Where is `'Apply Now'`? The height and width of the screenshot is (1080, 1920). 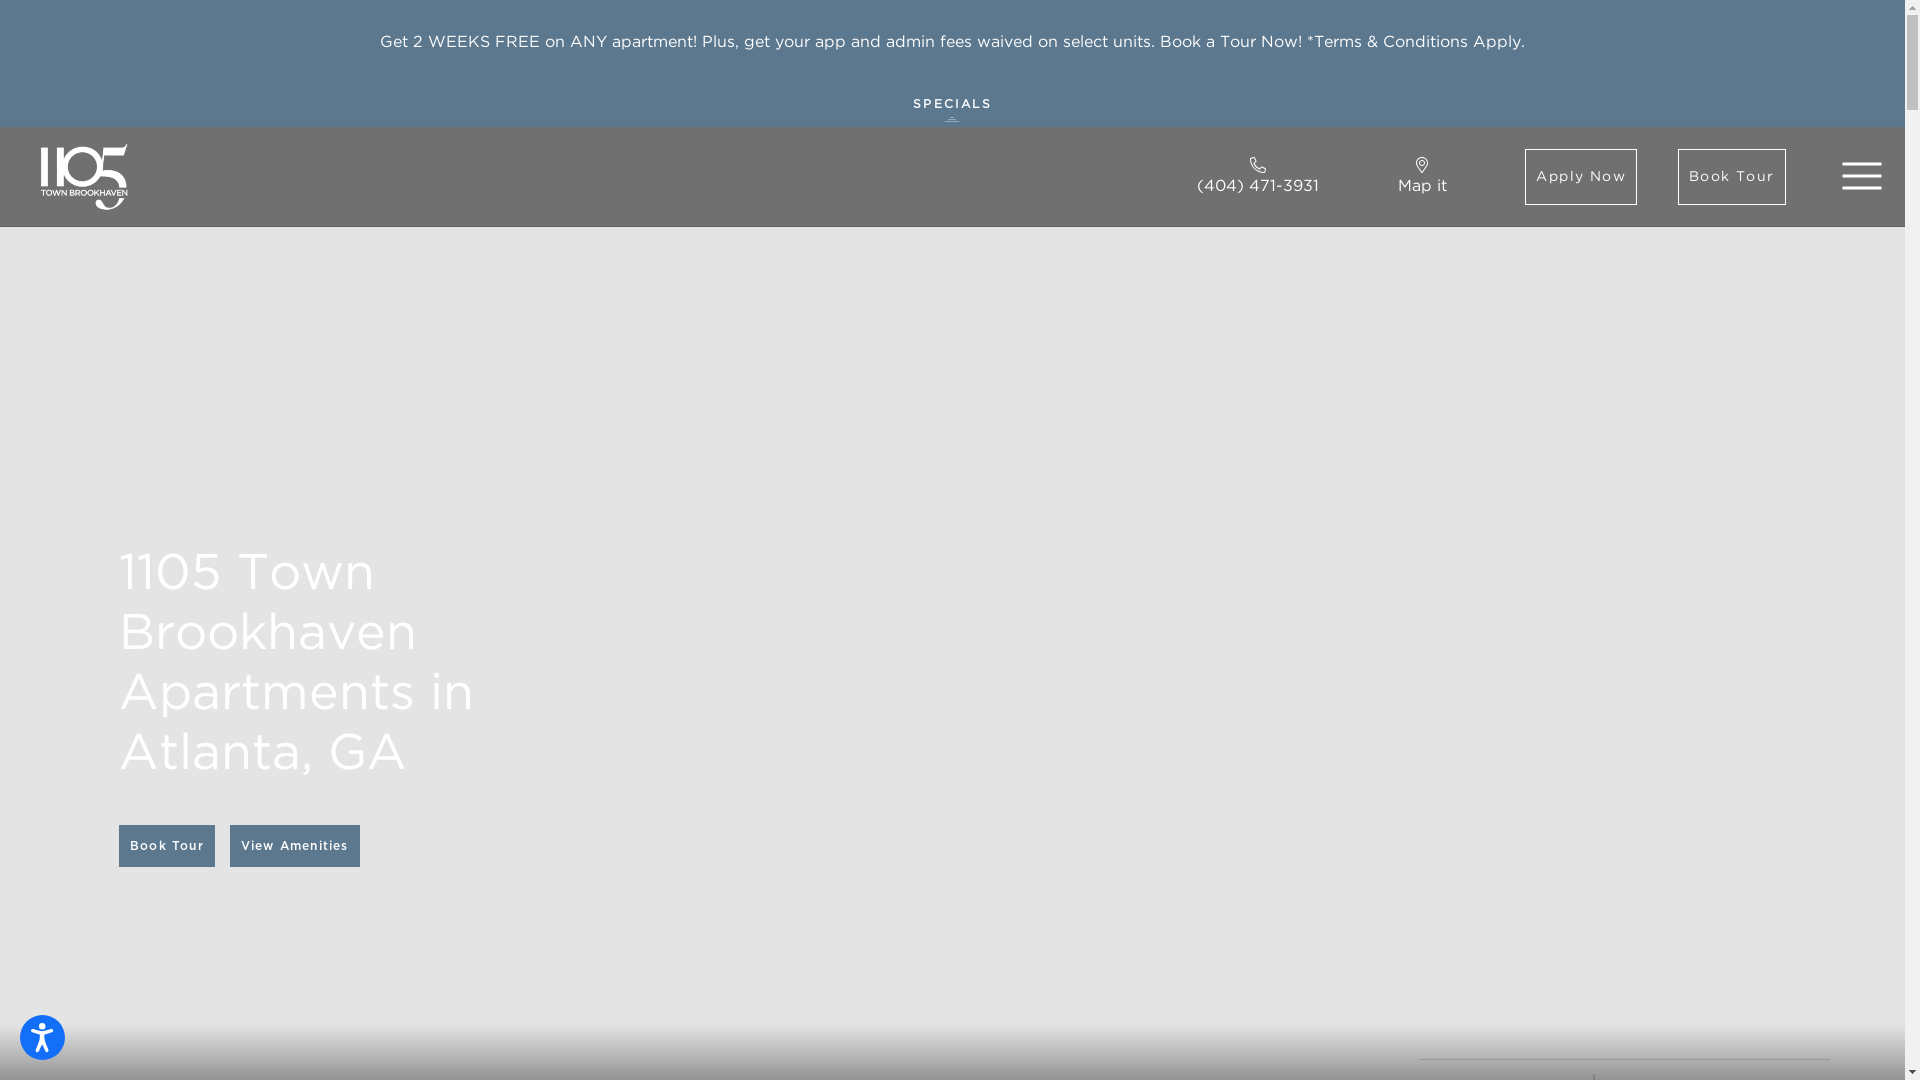
'Apply Now' is located at coordinates (1579, 176).